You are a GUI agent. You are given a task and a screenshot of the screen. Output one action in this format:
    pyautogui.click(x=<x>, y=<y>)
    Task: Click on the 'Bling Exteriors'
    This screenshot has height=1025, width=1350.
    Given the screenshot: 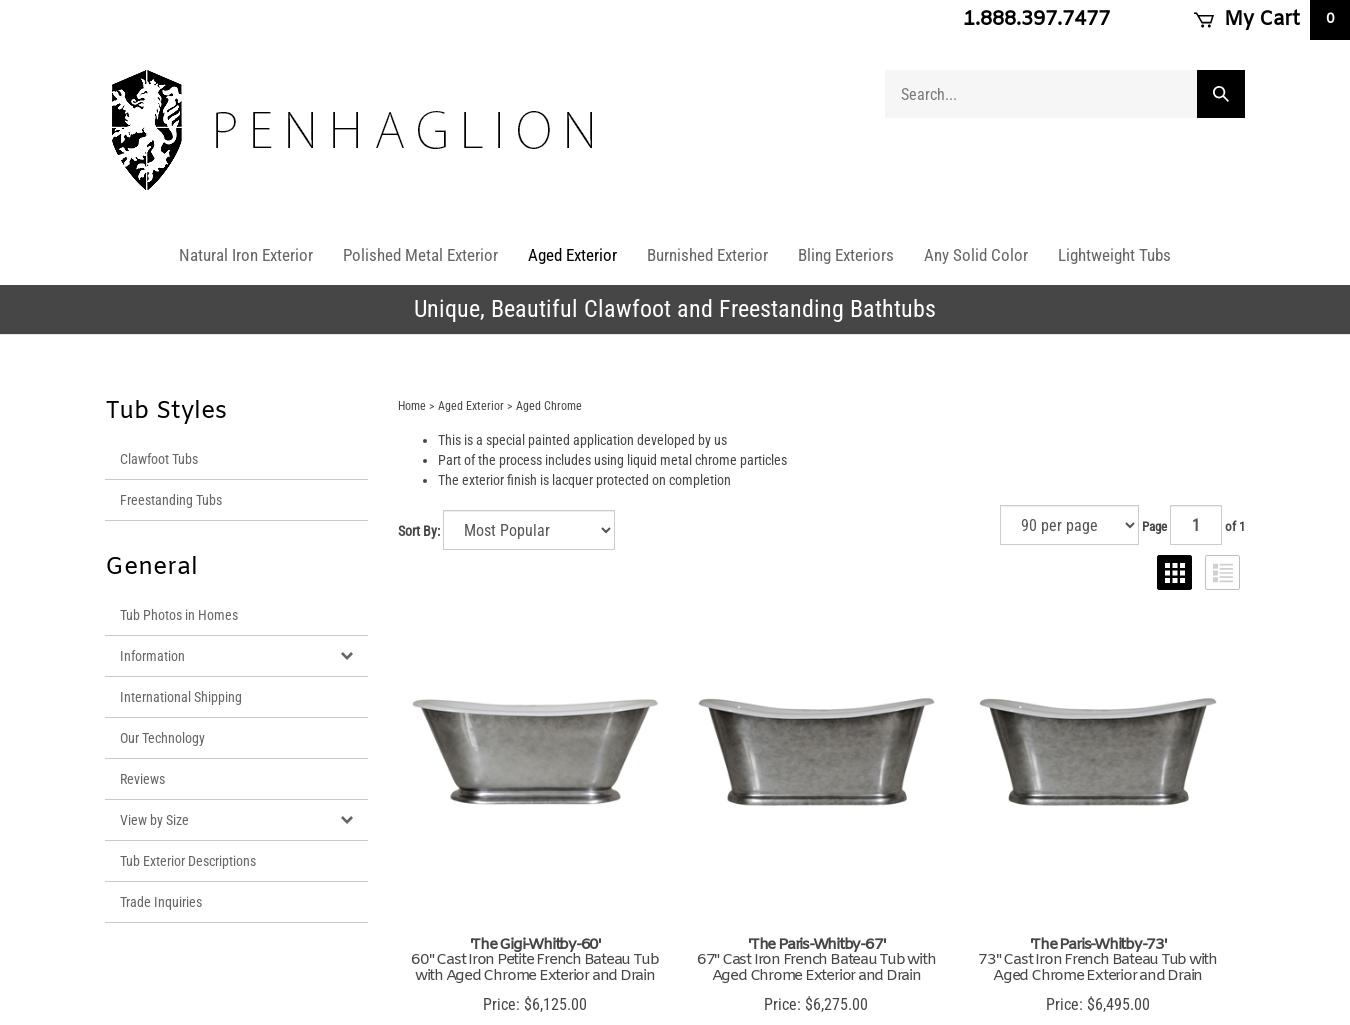 What is the action you would take?
    pyautogui.click(x=846, y=254)
    